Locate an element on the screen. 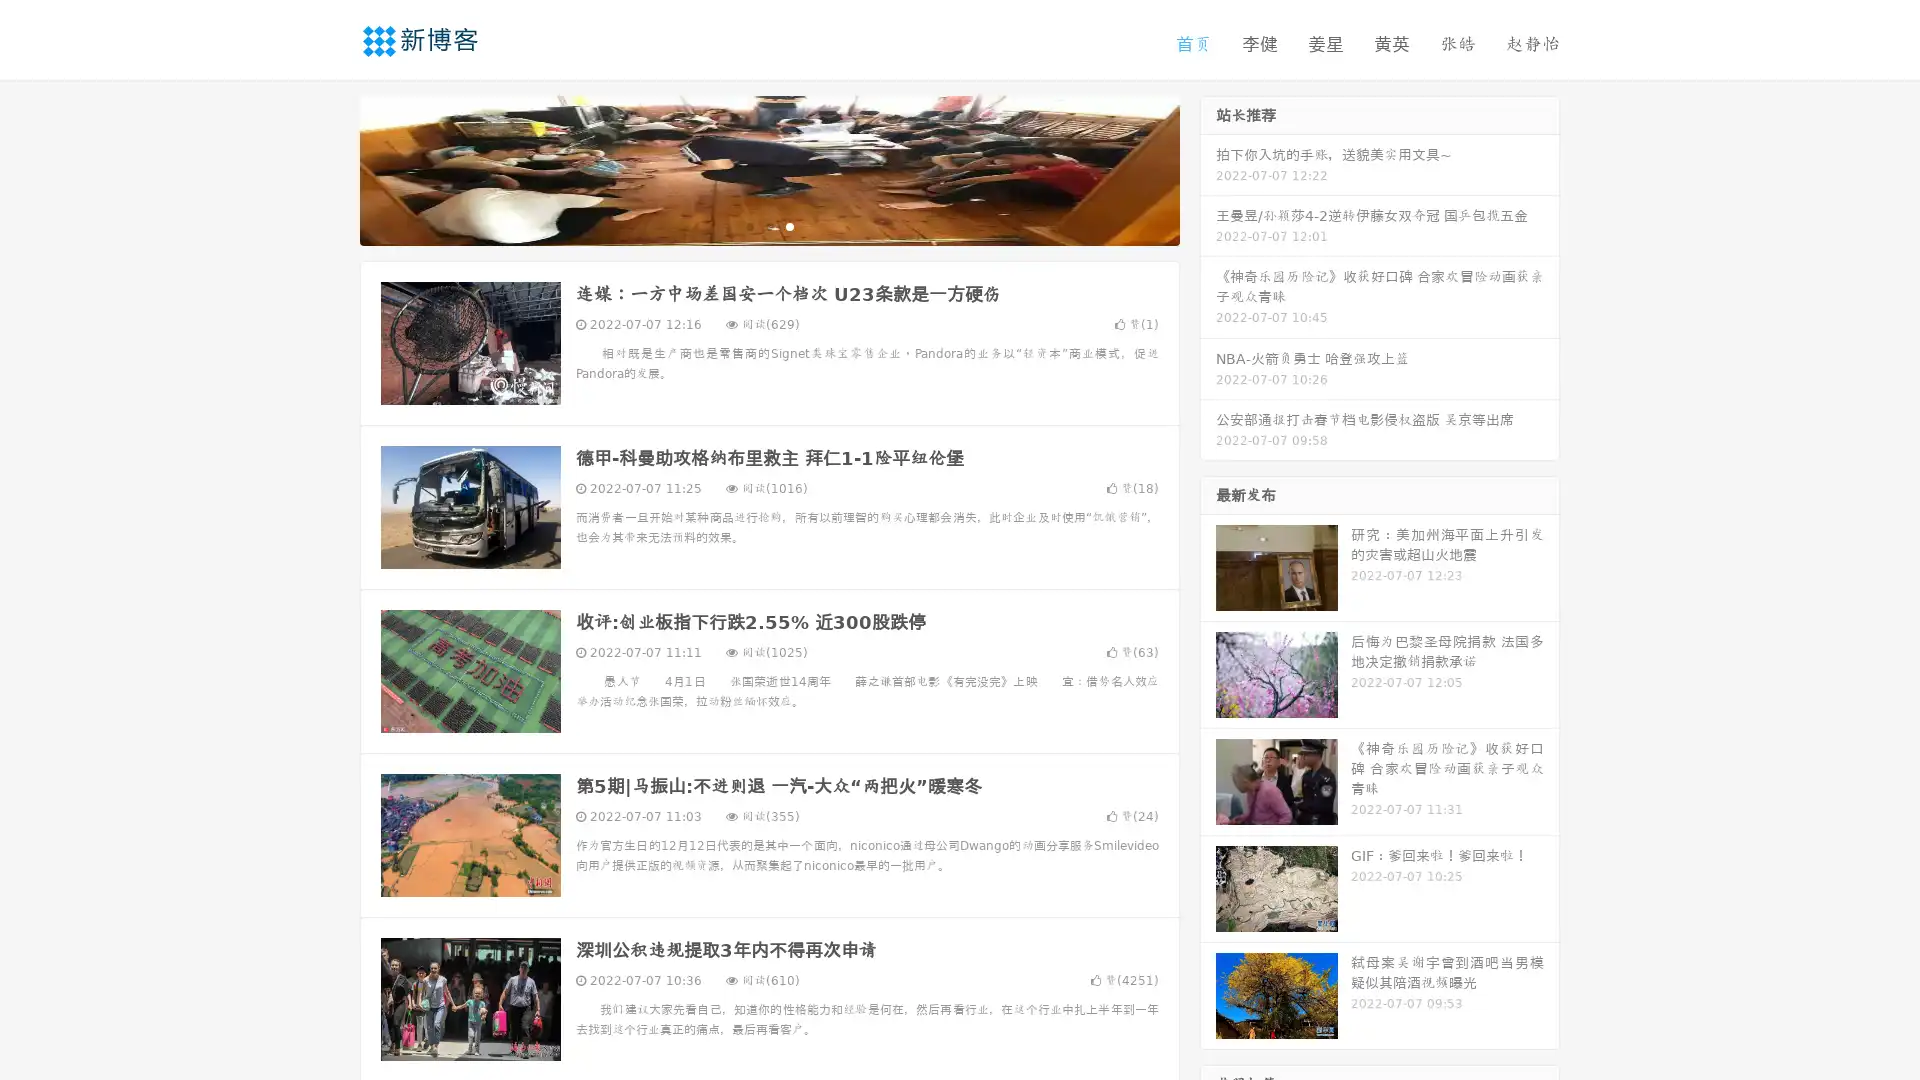  Go to slide 1 is located at coordinates (748, 225).